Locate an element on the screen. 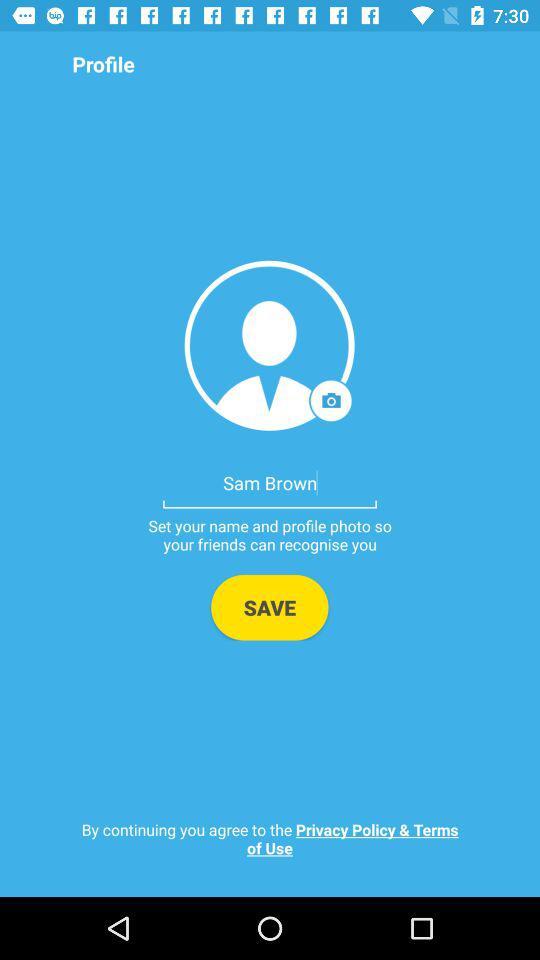  profile photo is located at coordinates (269, 345).